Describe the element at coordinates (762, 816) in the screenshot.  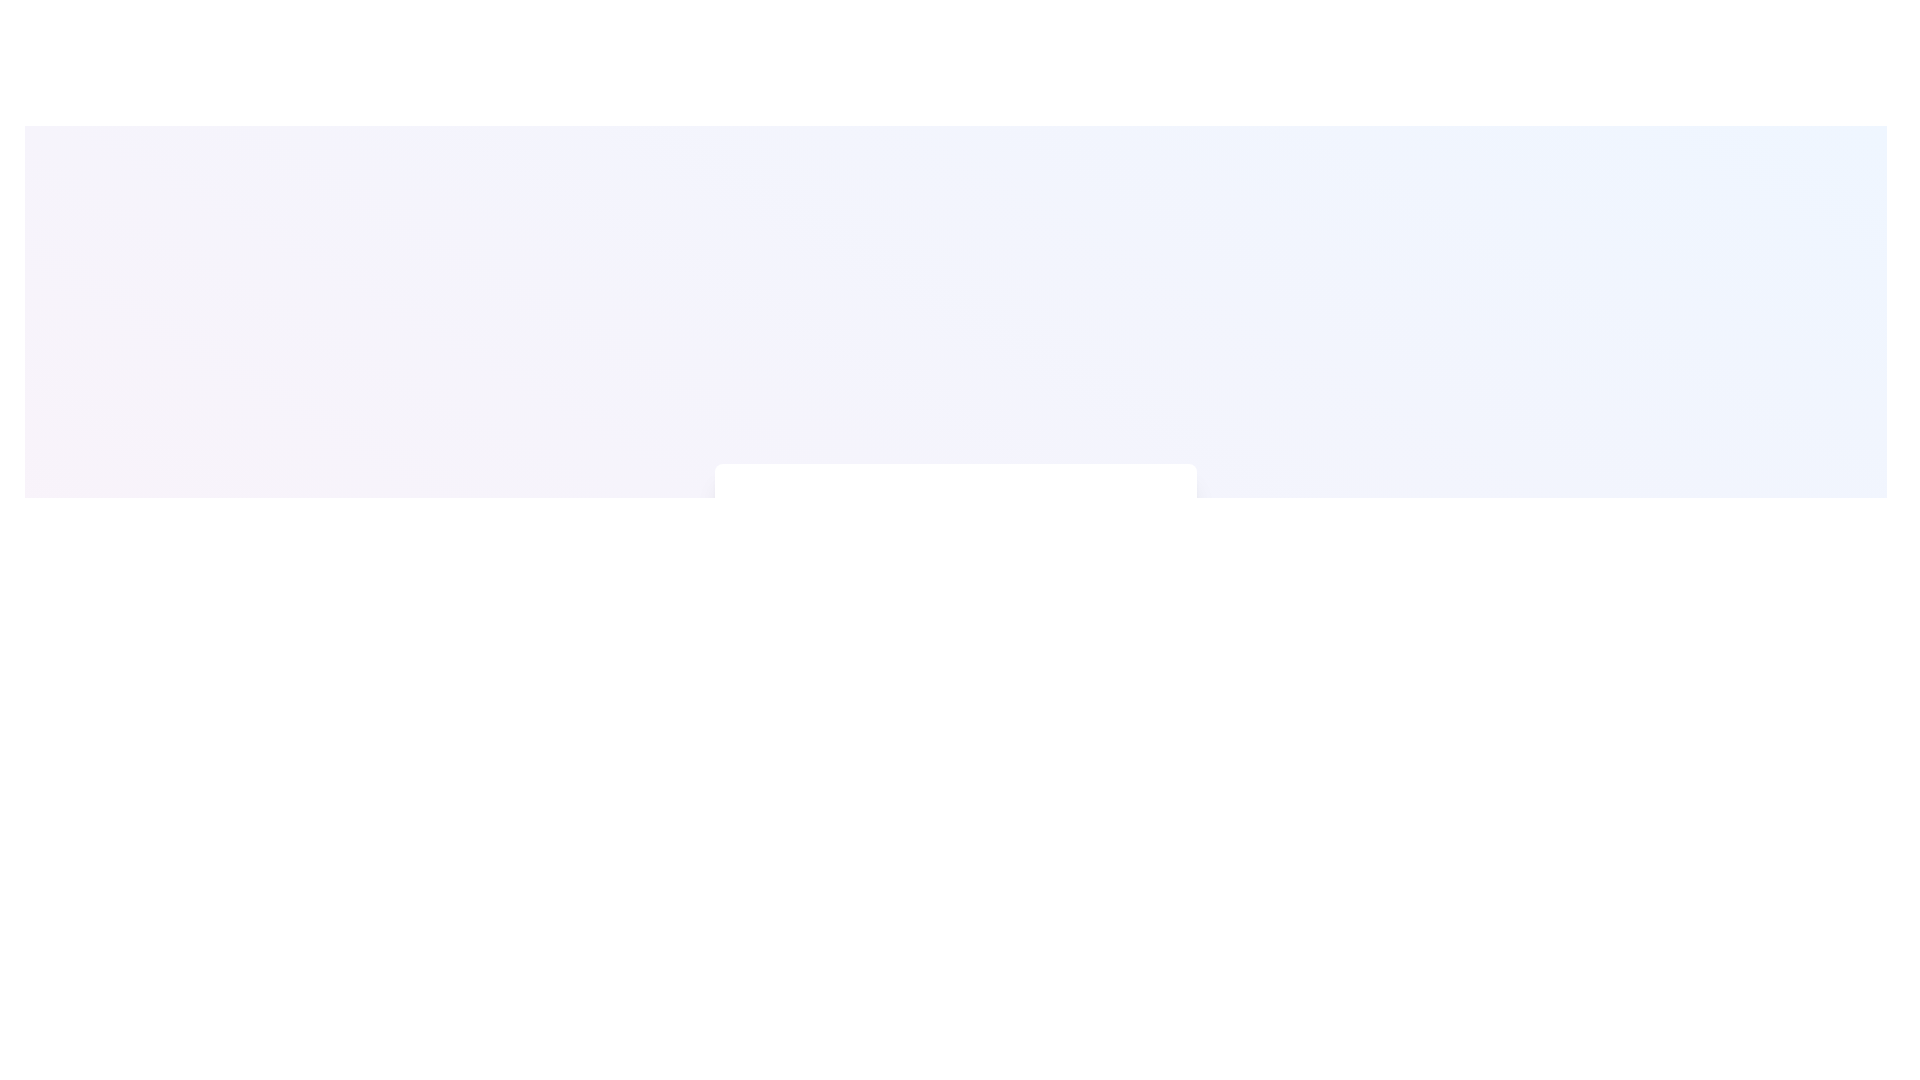
I see `the circular SVG element, which has a radius of 10 units and is located in the lower-right section of the interface` at that location.